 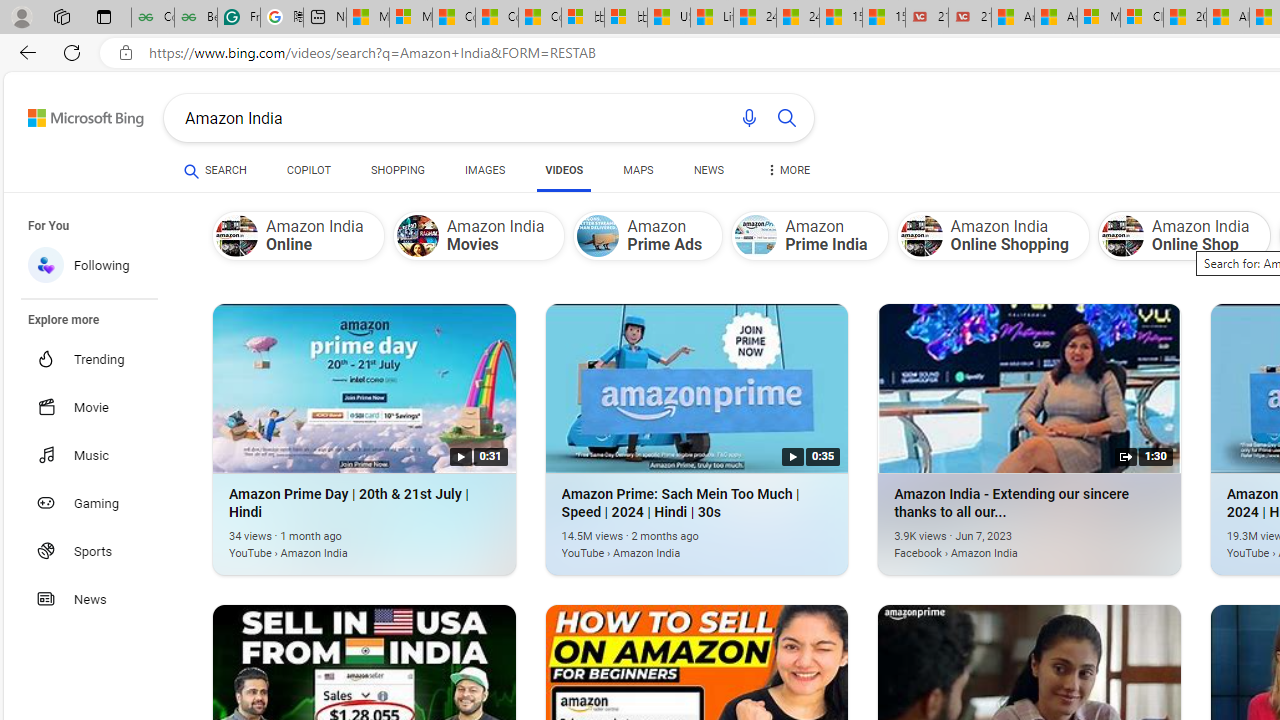 What do you see at coordinates (810, 234) in the screenshot?
I see `'Amazon Prime India'` at bounding box center [810, 234].